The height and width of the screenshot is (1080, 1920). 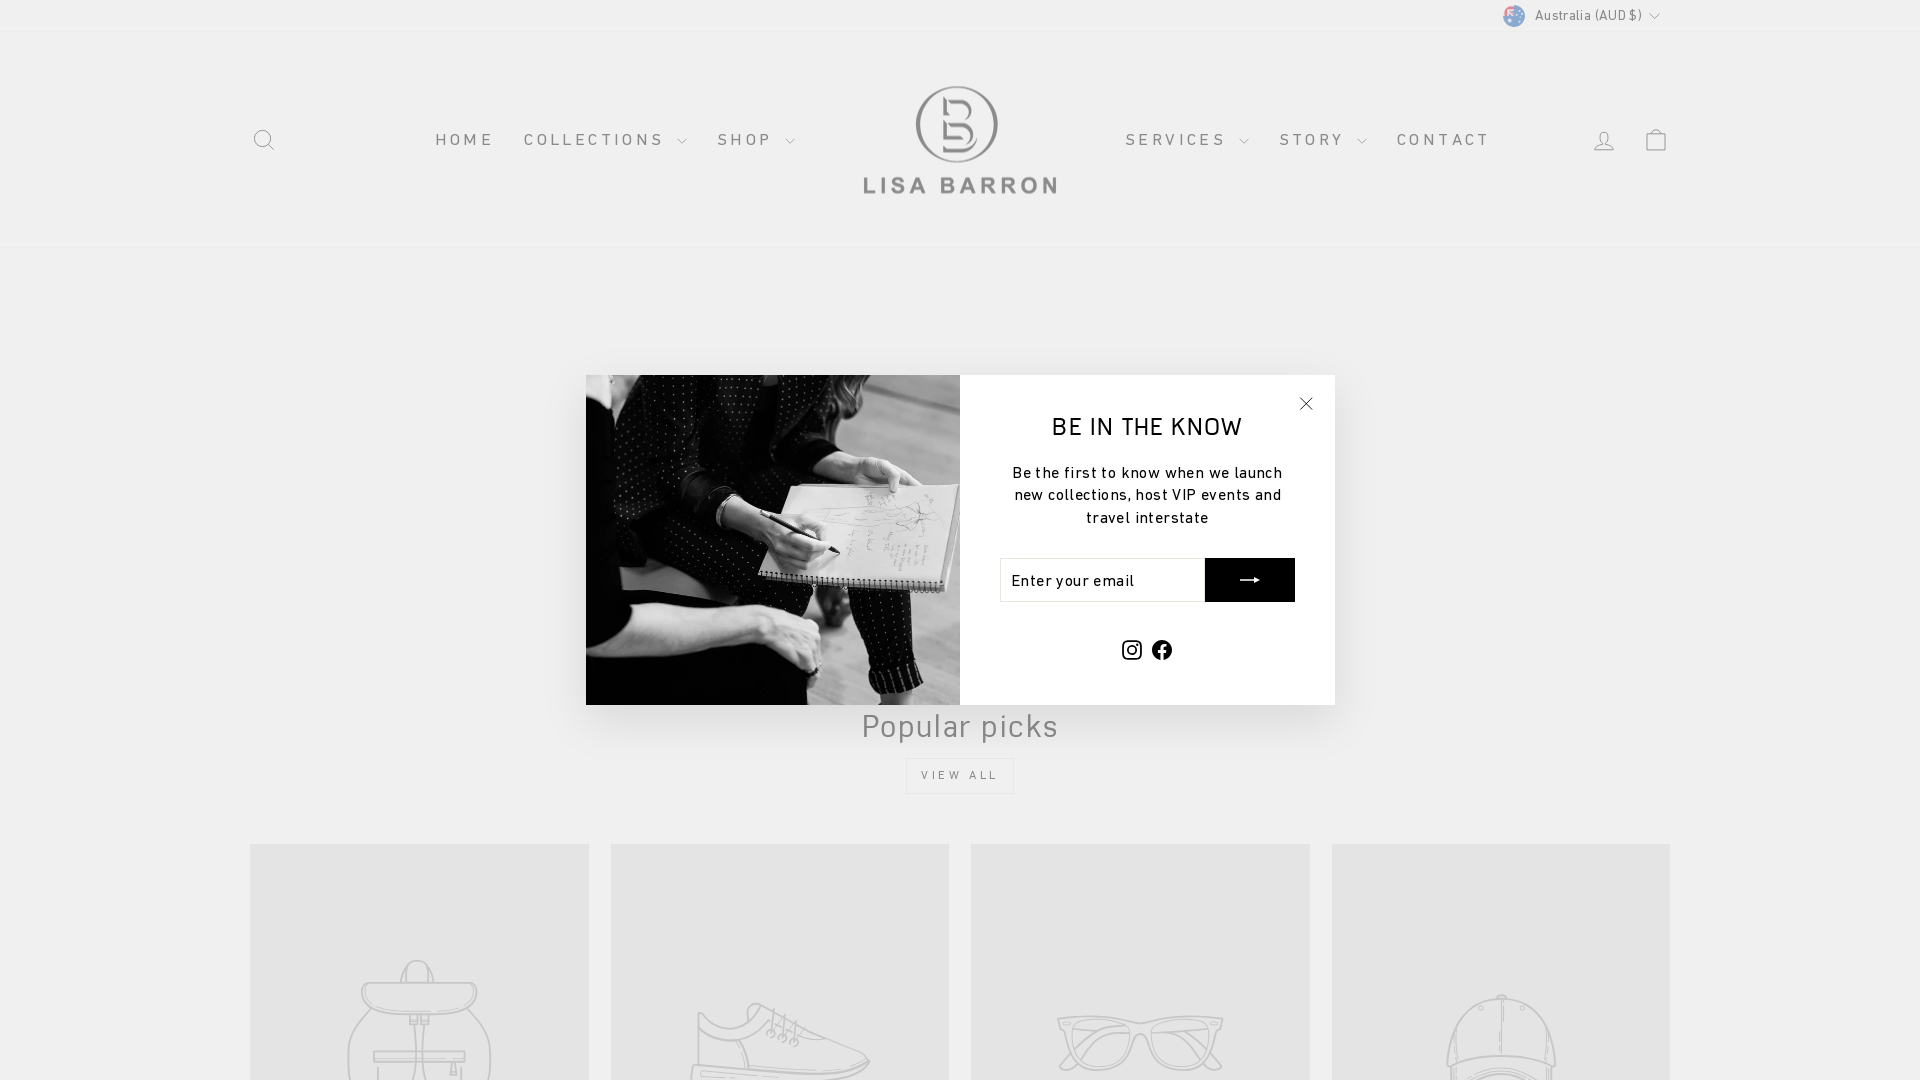 I want to click on 'icon-X, so click(x=1305, y=404).